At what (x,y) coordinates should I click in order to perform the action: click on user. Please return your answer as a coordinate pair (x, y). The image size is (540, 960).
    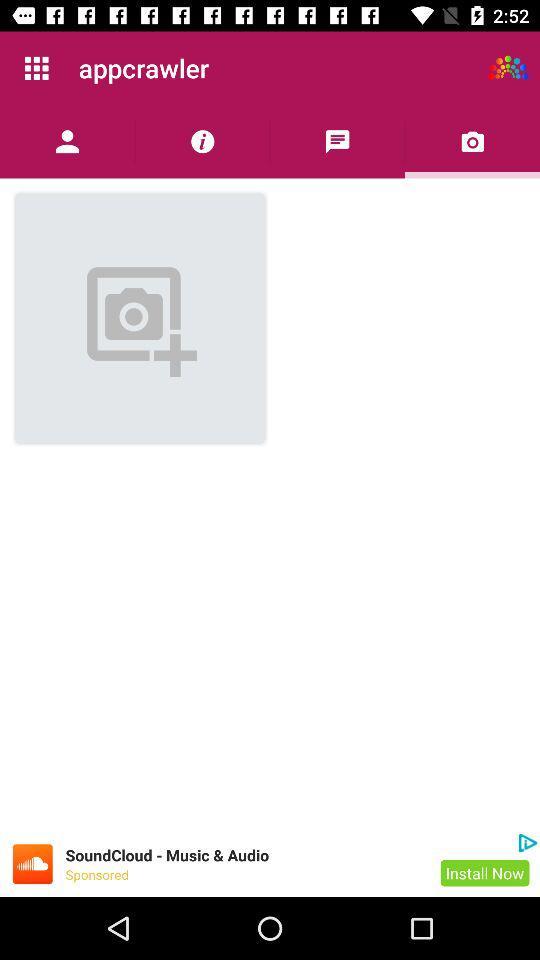
    Looking at the image, I should click on (67, 140).